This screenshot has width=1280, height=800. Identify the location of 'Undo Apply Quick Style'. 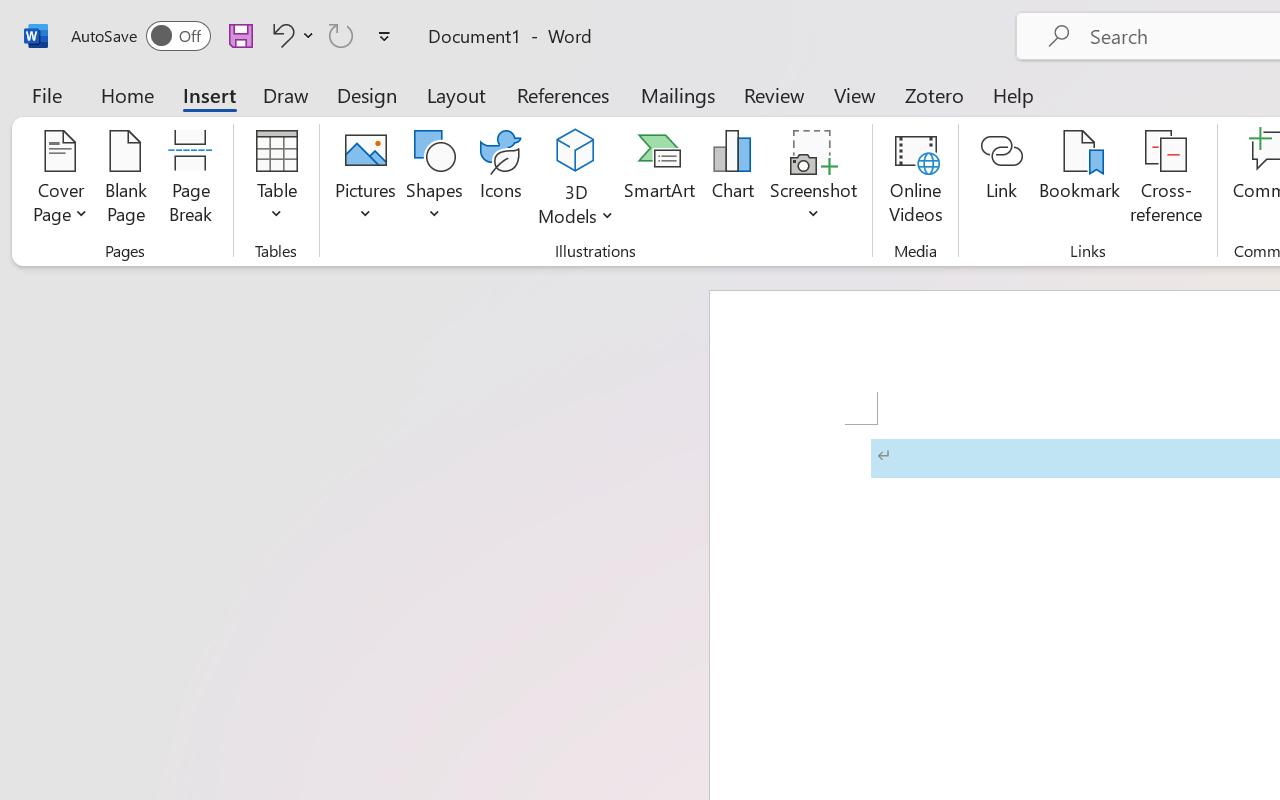
(279, 34).